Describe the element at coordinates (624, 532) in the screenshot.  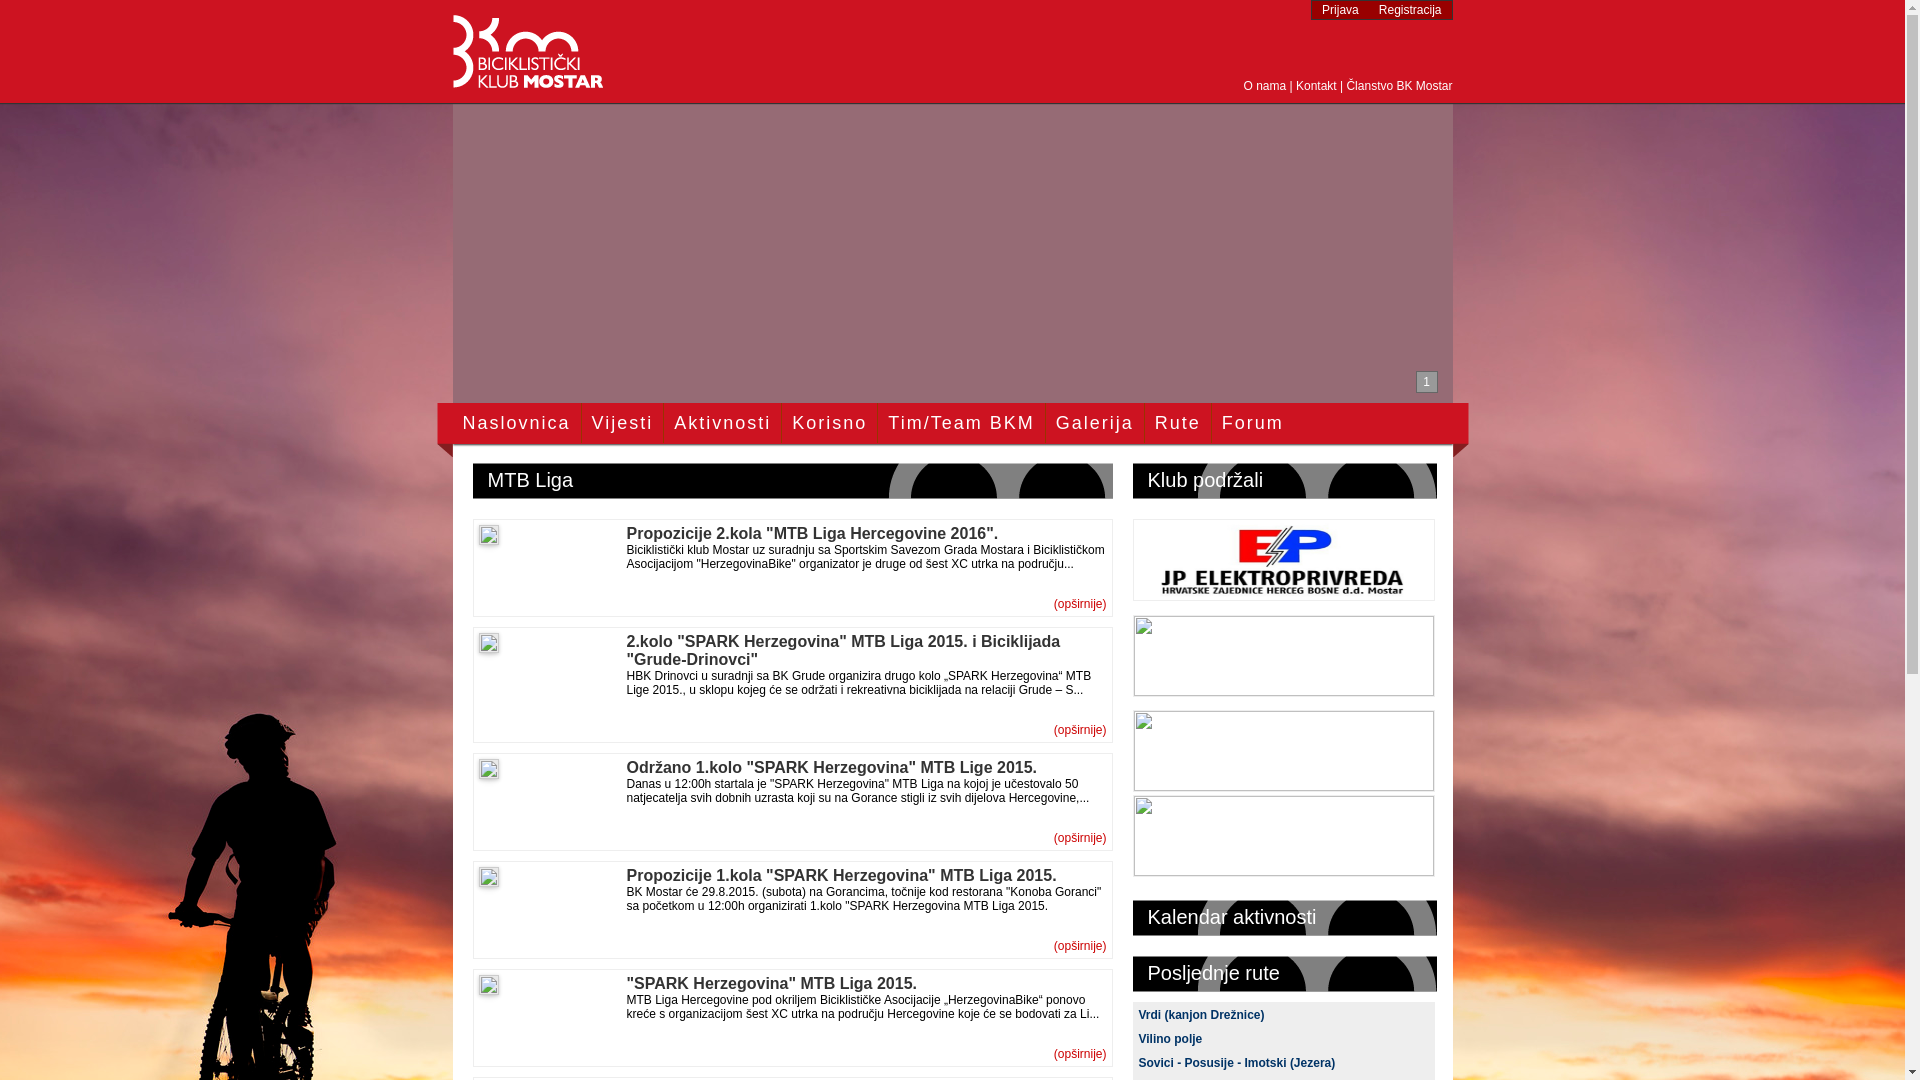
I see `'Propozicije 2.kola "MTB Liga Hercegovine 2016".'` at that location.